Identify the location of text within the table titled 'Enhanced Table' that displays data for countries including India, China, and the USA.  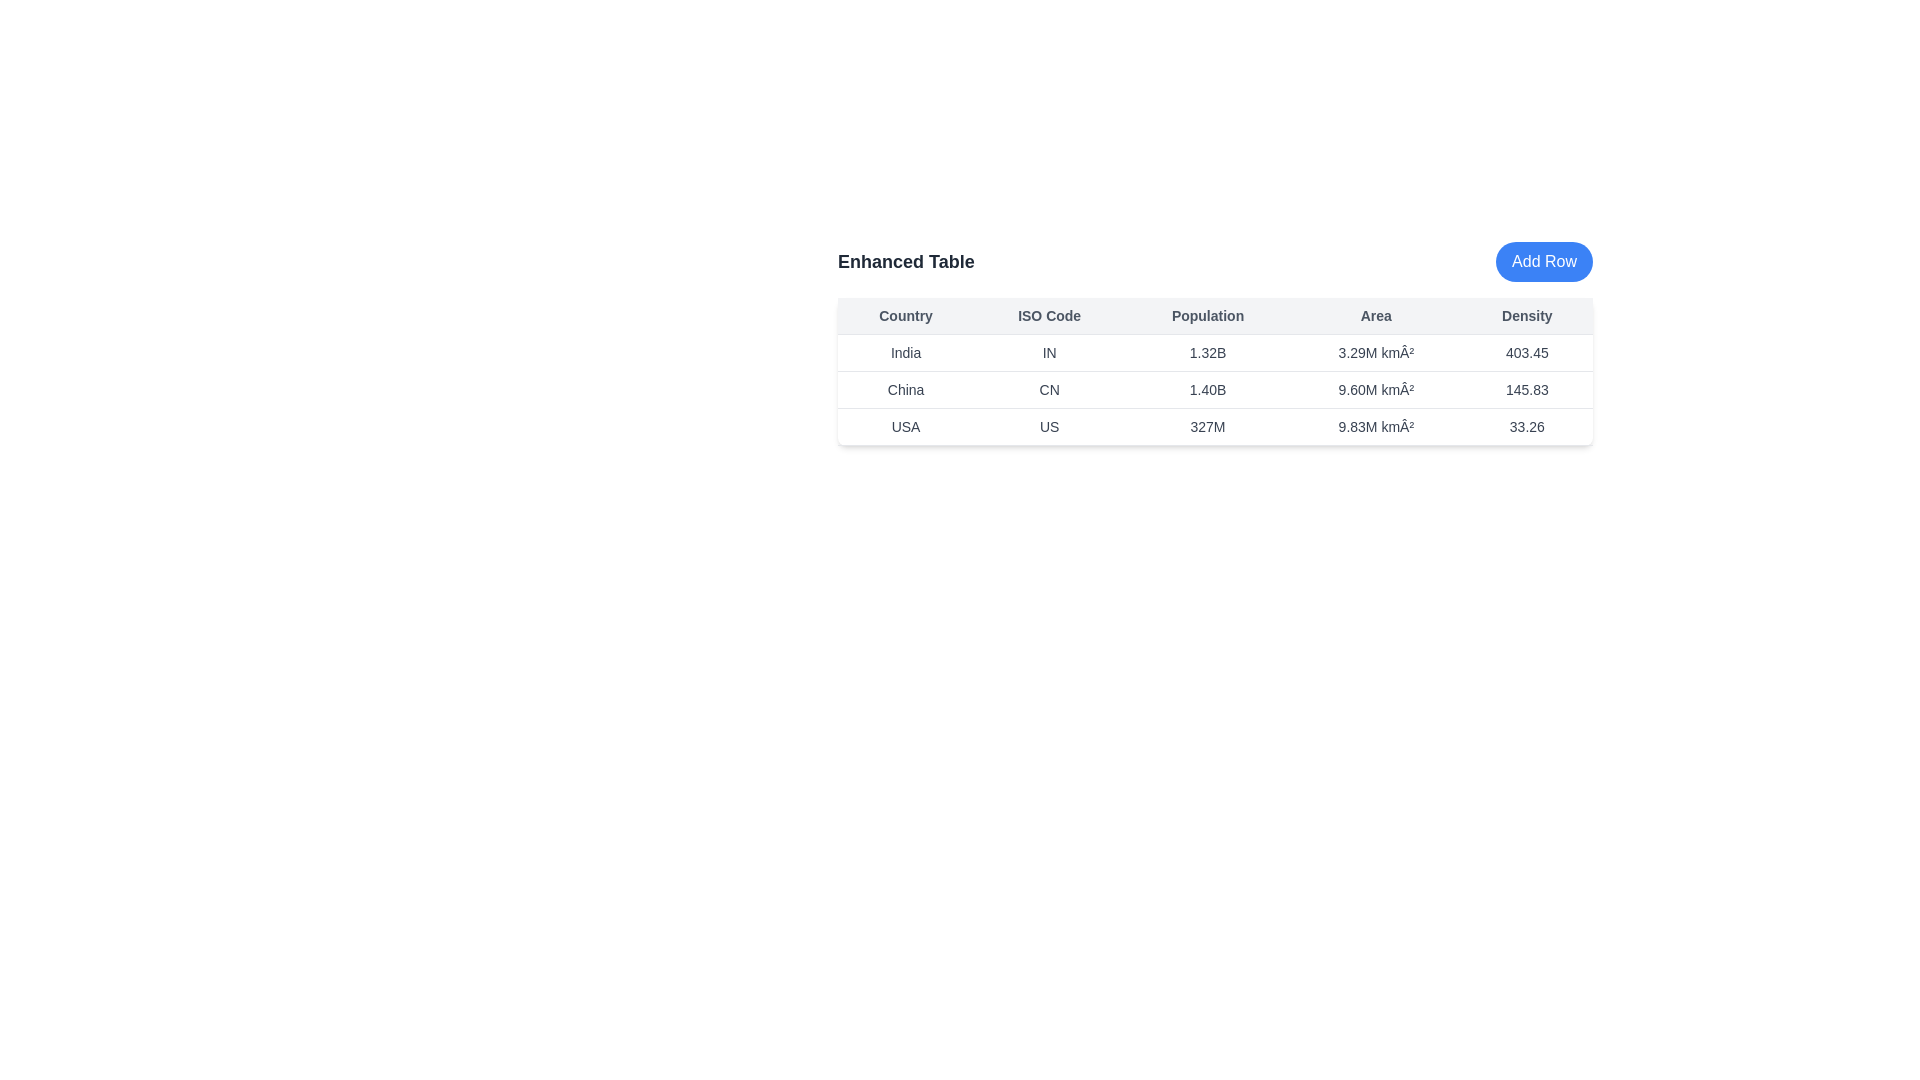
(1214, 371).